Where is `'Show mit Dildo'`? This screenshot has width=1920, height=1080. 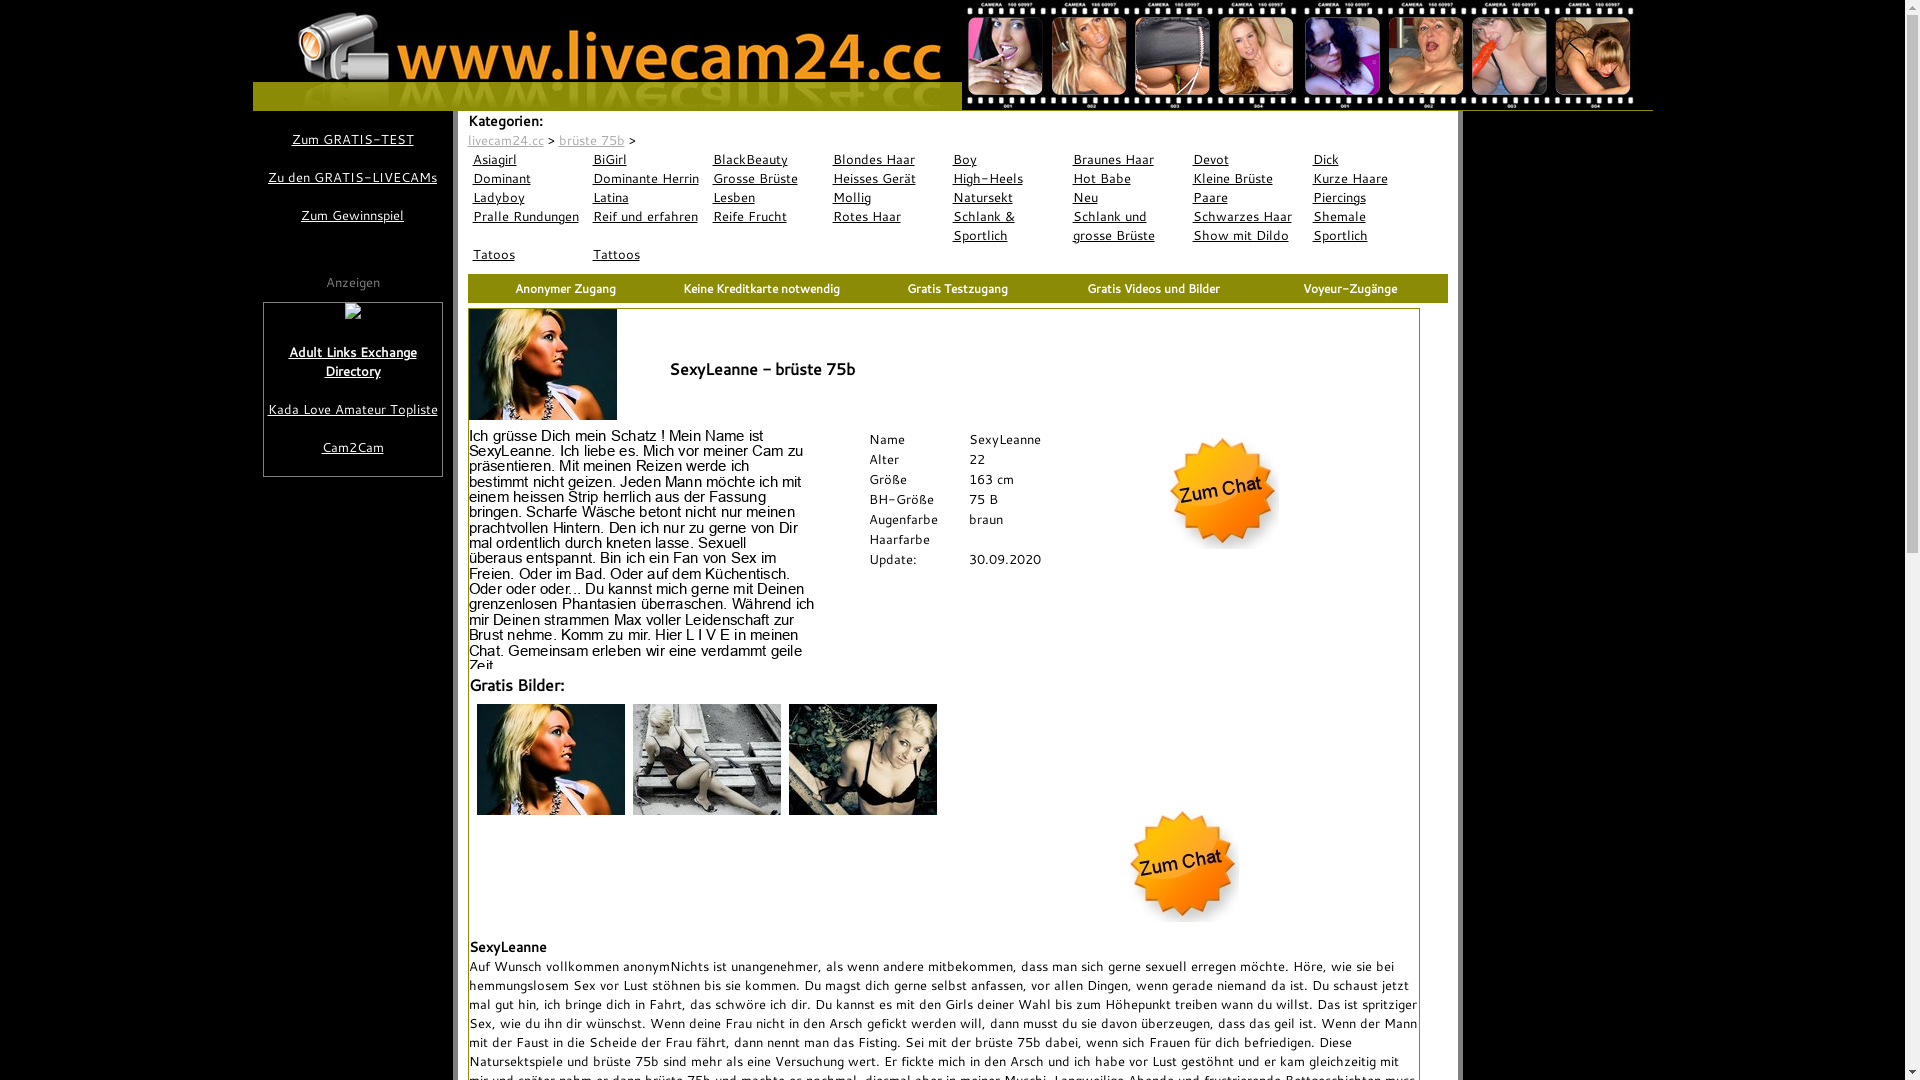 'Show mit Dildo' is located at coordinates (1247, 234).